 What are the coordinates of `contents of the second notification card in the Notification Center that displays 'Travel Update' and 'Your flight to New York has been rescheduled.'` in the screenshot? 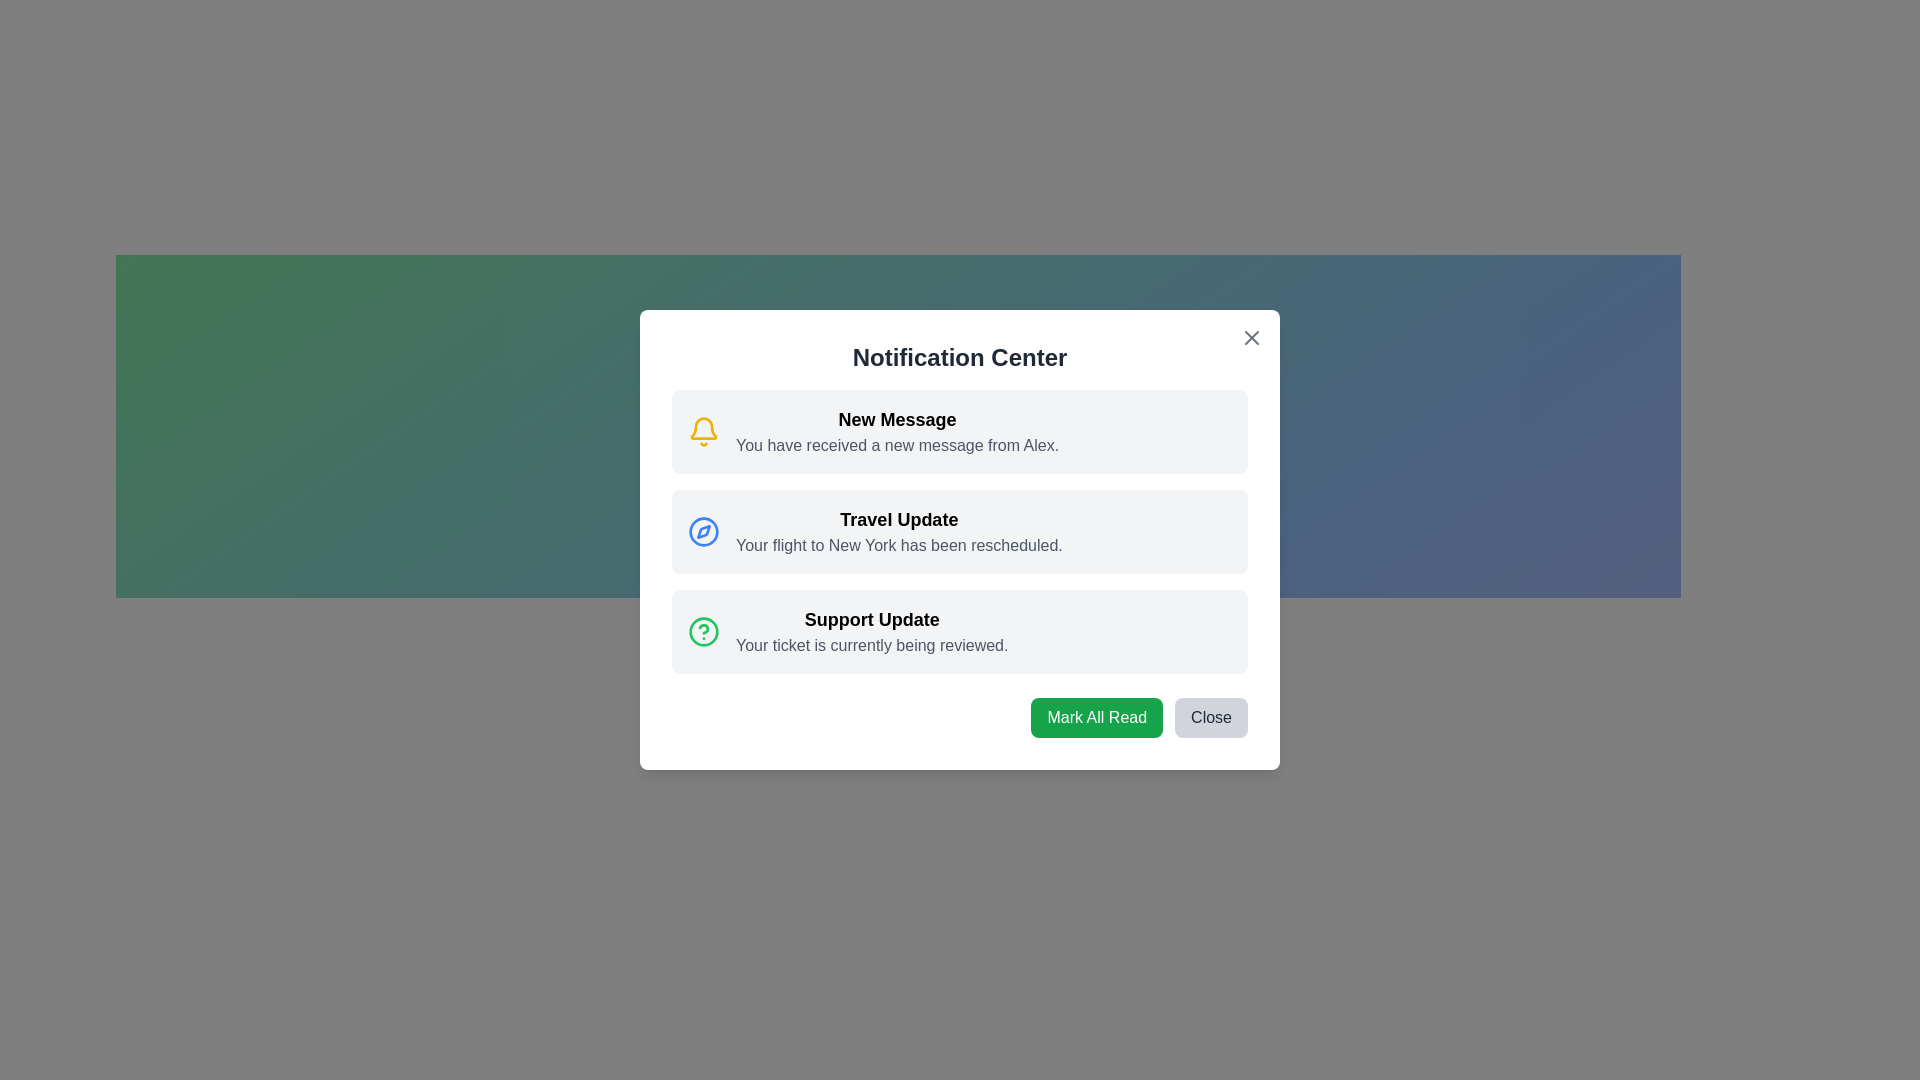 It's located at (898, 531).